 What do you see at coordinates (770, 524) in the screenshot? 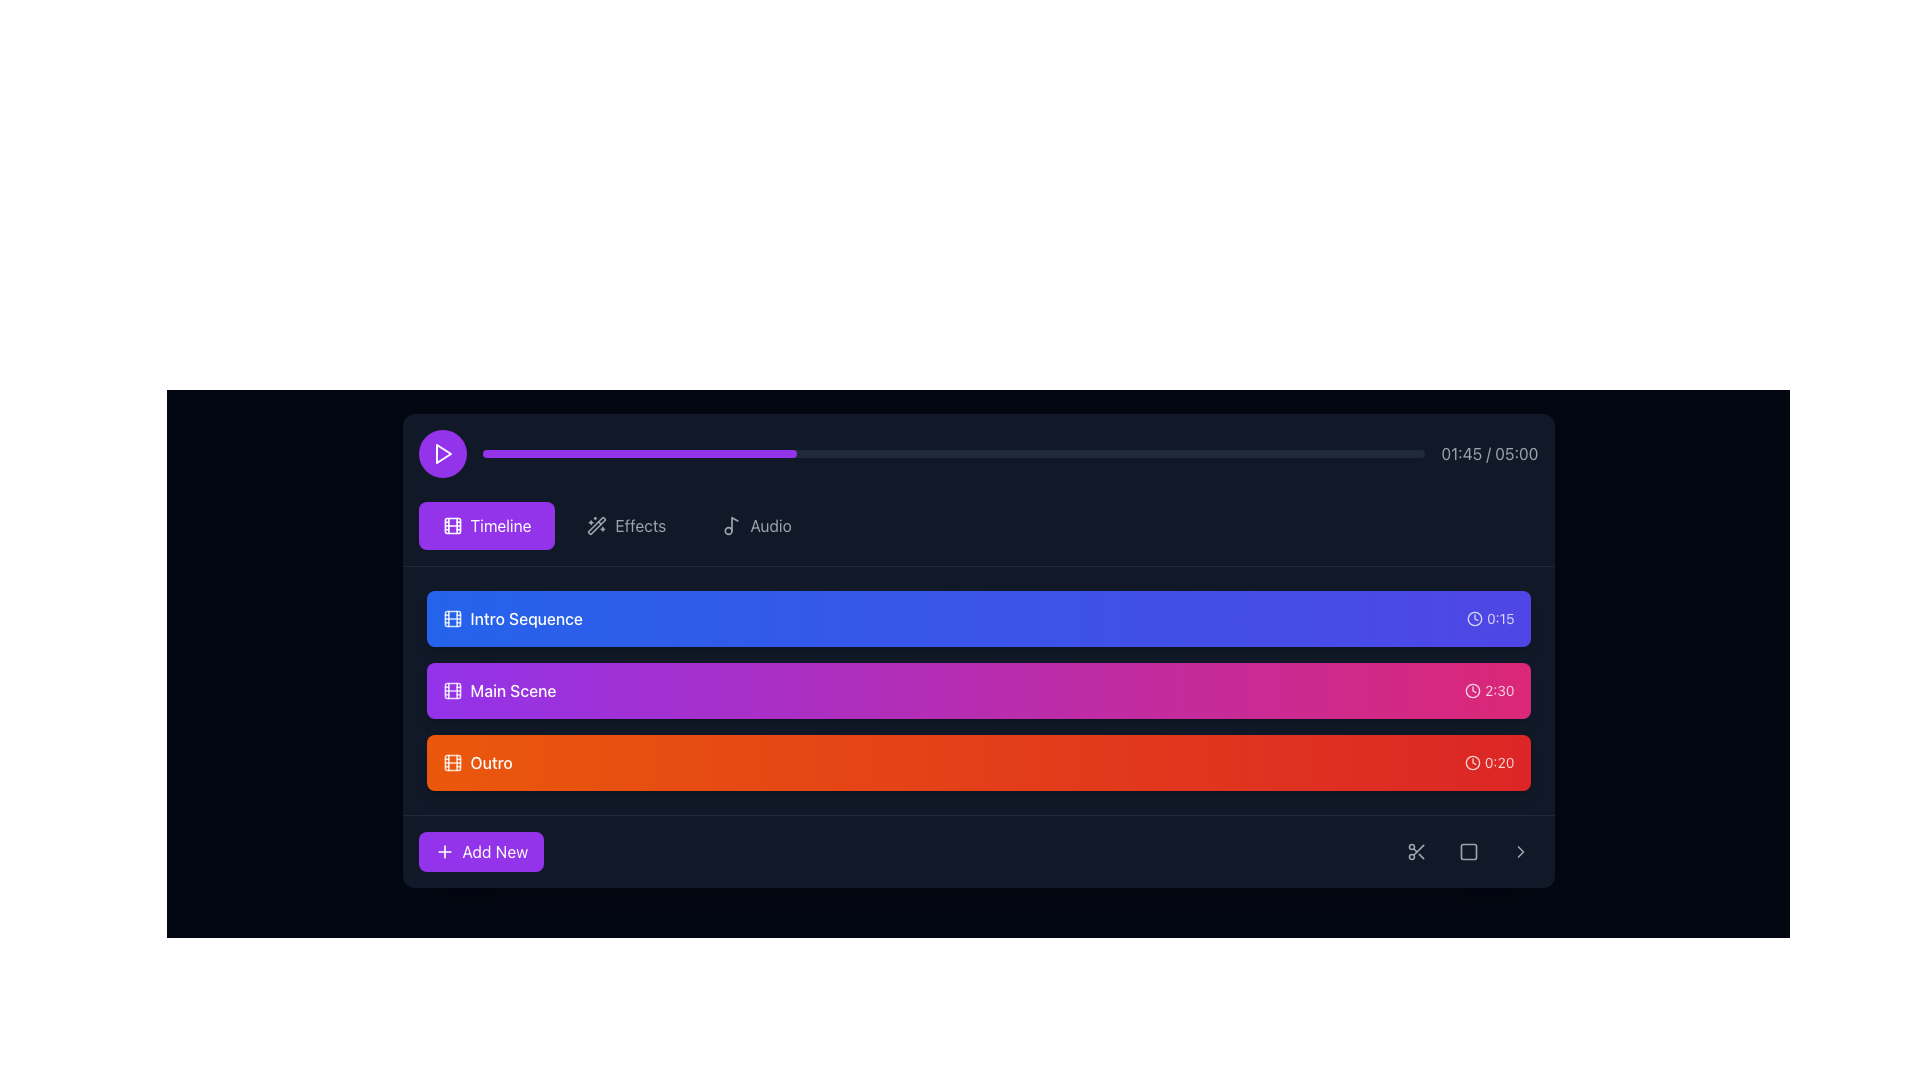
I see `the 'Audio' text label, which is displayed in light gray font against a dark background and is located to the right of a musical note icon` at bounding box center [770, 524].